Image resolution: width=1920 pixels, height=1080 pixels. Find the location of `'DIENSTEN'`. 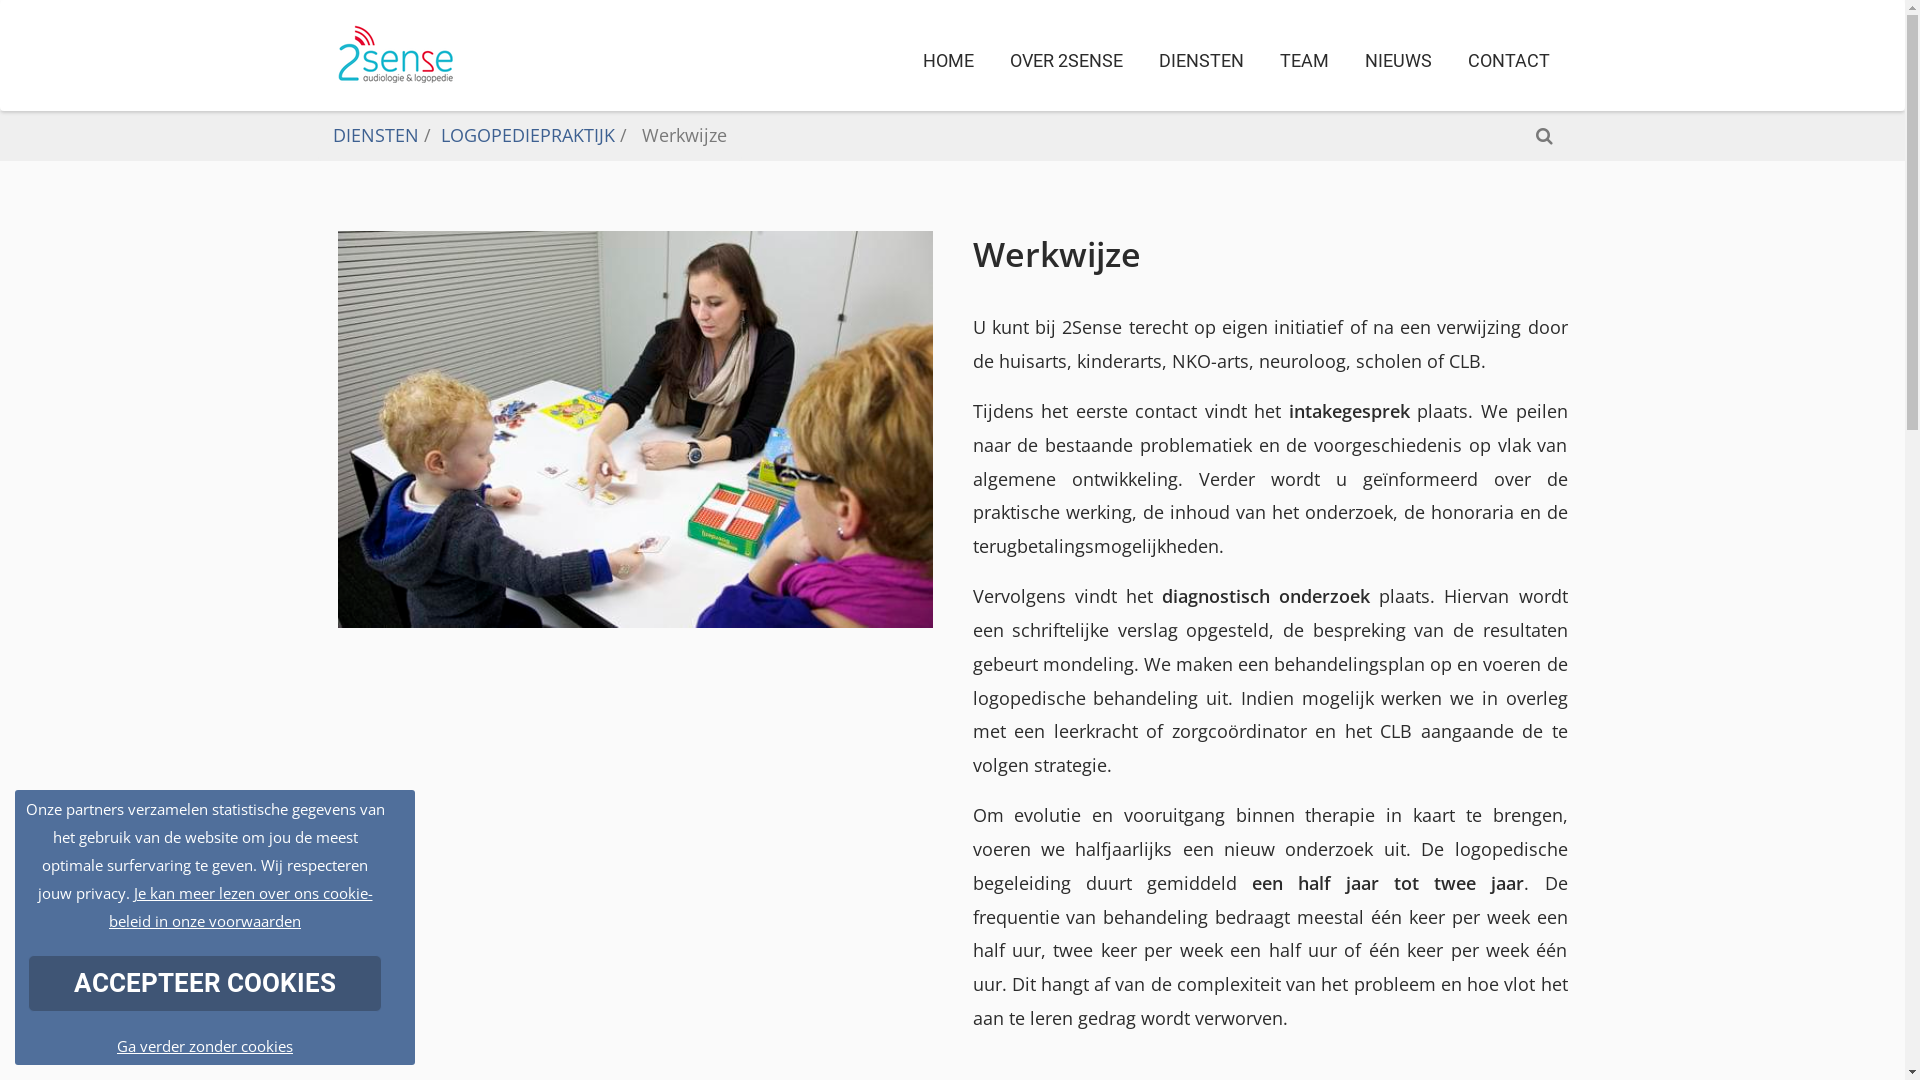

'DIENSTEN' is located at coordinates (374, 135).